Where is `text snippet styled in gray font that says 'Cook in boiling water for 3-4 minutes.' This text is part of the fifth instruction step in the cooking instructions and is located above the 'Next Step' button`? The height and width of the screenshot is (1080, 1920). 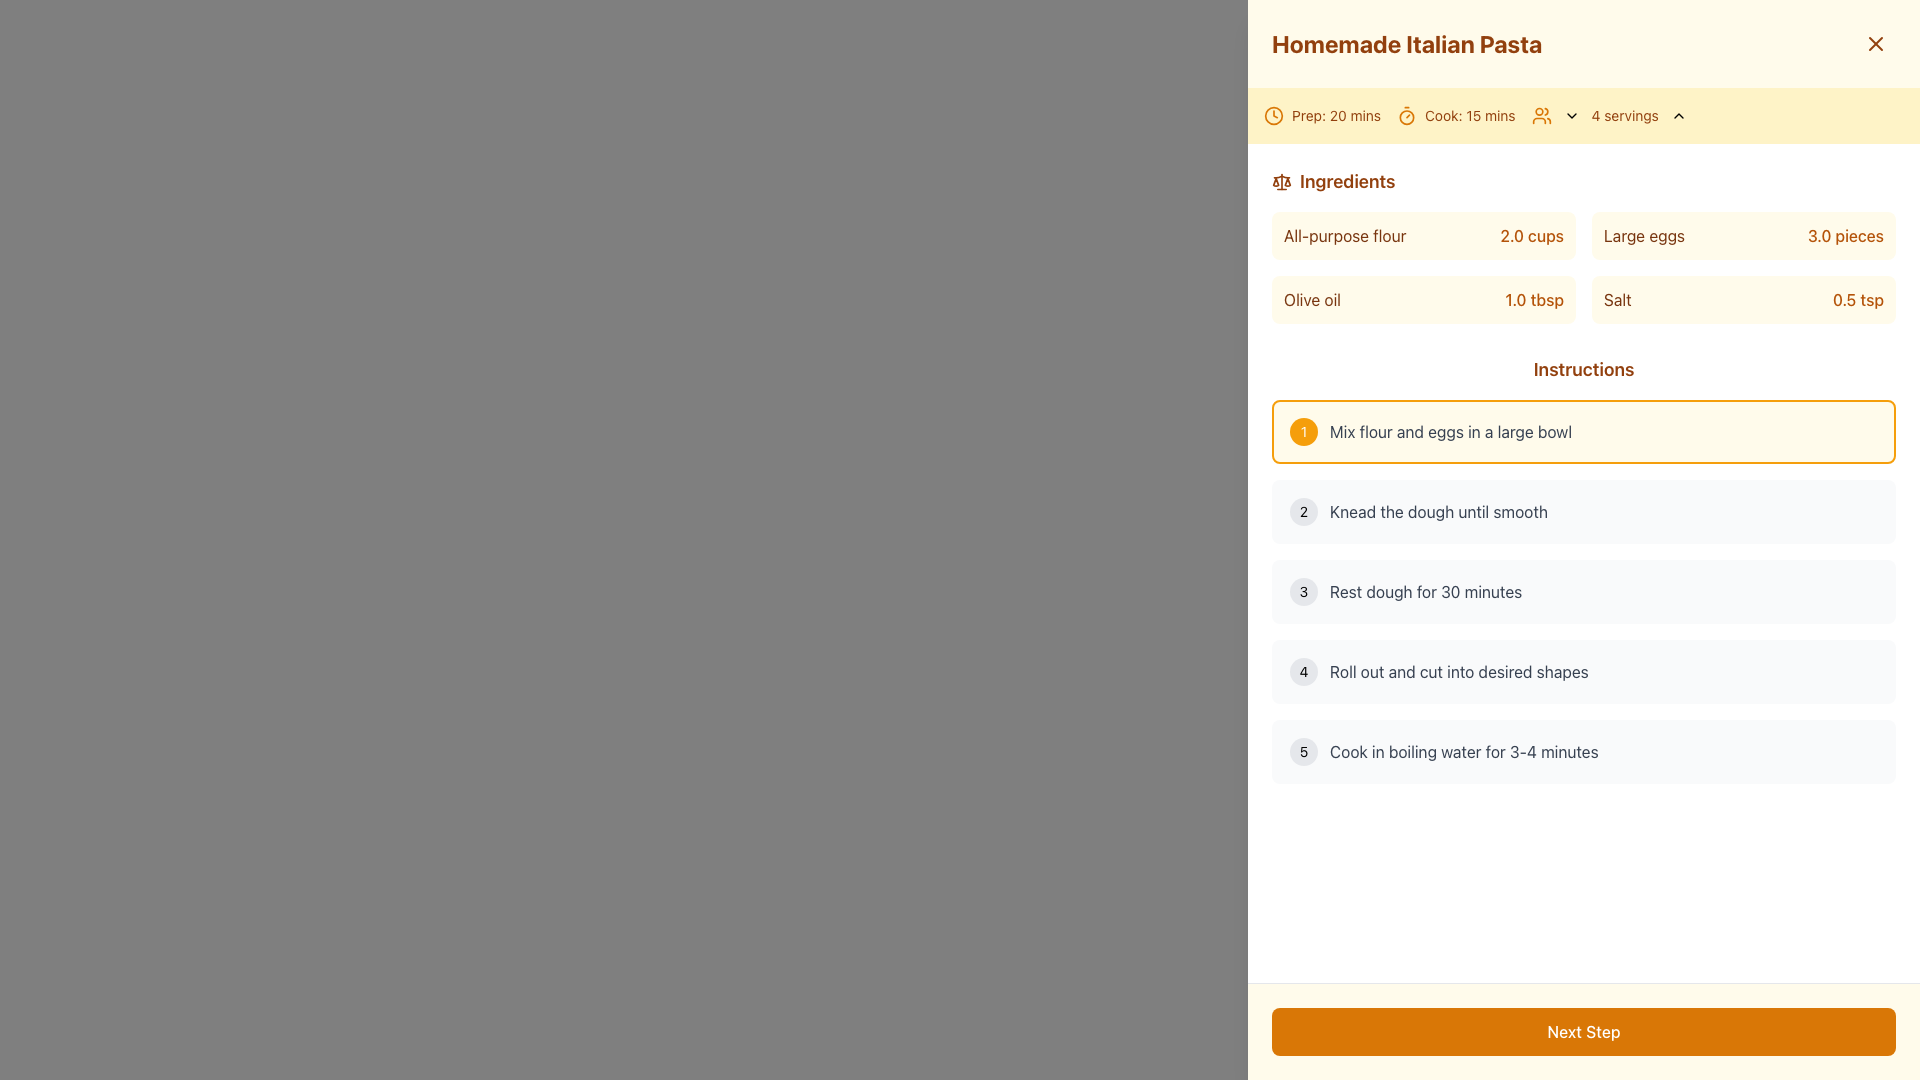 text snippet styled in gray font that says 'Cook in boiling water for 3-4 minutes.' This text is part of the fifth instruction step in the cooking instructions and is located above the 'Next Step' button is located at coordinates (1464, 752).